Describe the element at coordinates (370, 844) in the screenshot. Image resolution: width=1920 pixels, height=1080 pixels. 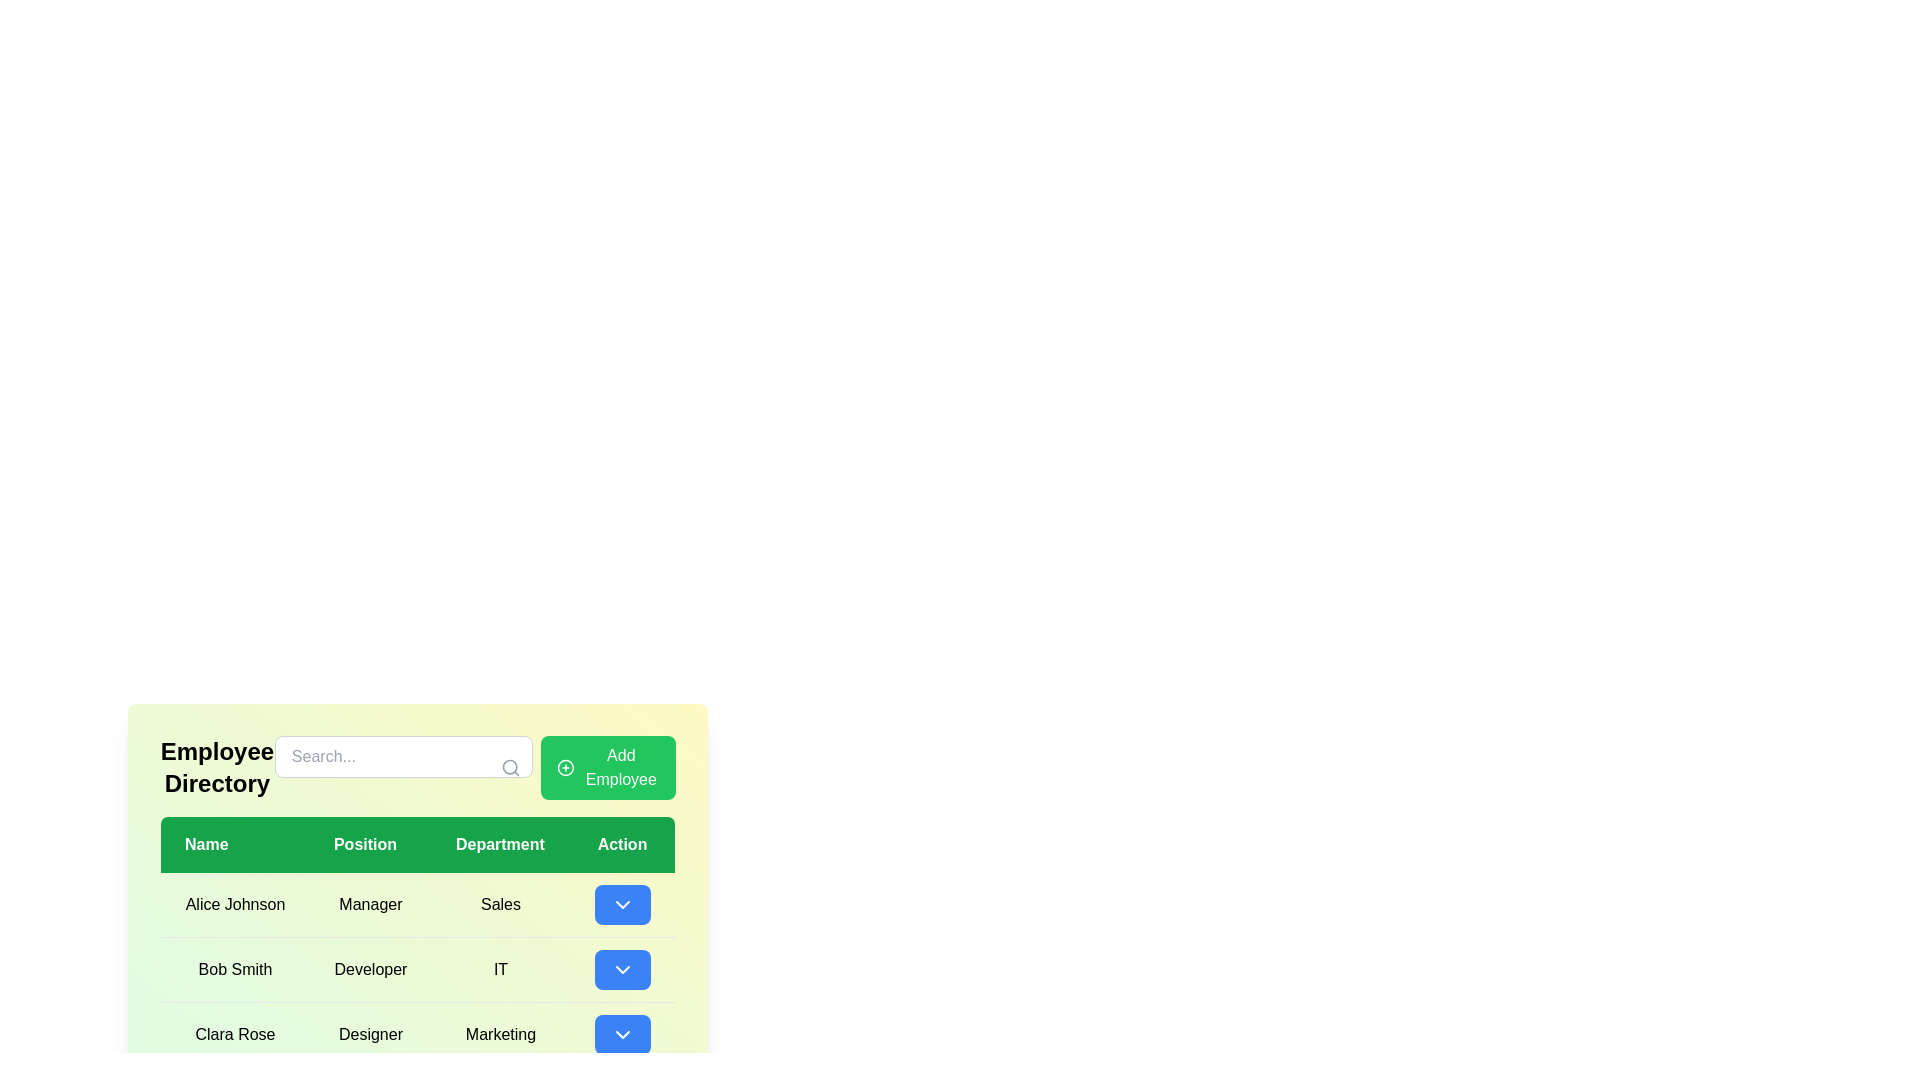
I see `the green rectangular 'Position' label in the second column header of the table, which displays the word 'Position' in bold white text` at that location.